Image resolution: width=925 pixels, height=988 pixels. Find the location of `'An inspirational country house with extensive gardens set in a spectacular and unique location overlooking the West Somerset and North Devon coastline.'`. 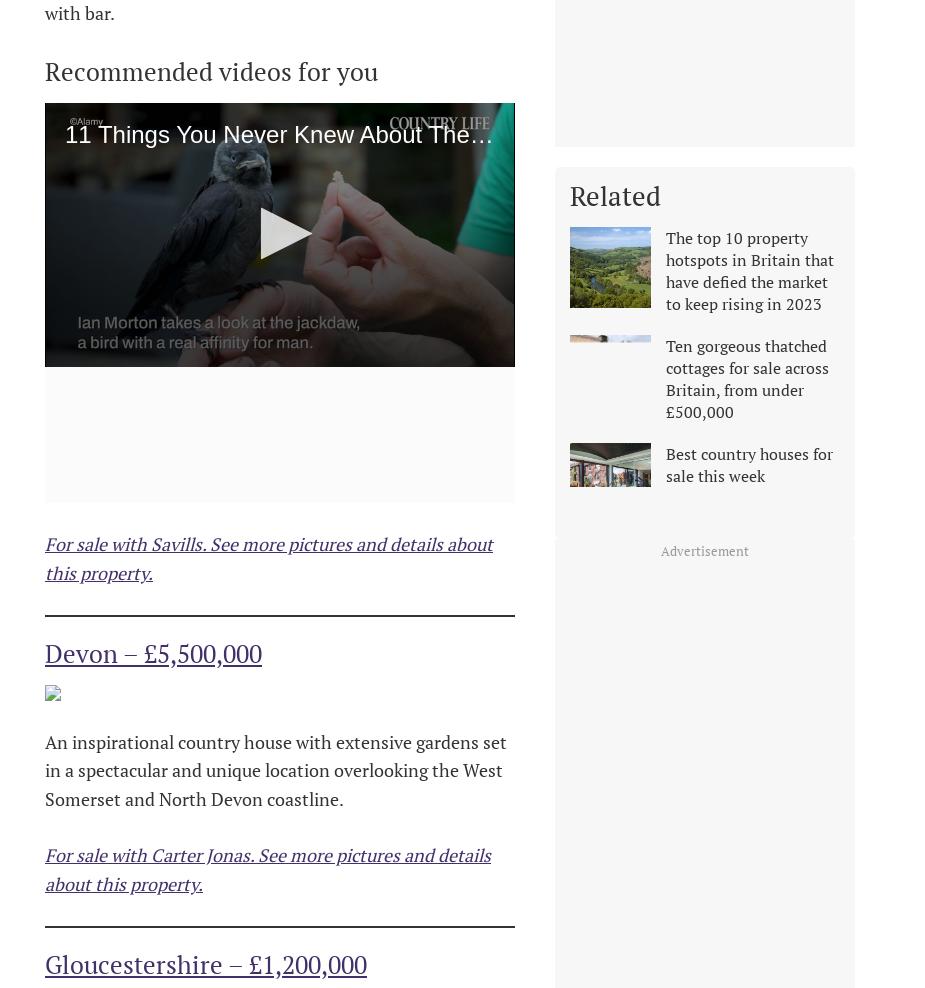

'An inspirational country house with extensive gardens set in a spectacular and unique location overlooking the West Somerset and North Devon coastline.' is located at coordinates (43, 769).